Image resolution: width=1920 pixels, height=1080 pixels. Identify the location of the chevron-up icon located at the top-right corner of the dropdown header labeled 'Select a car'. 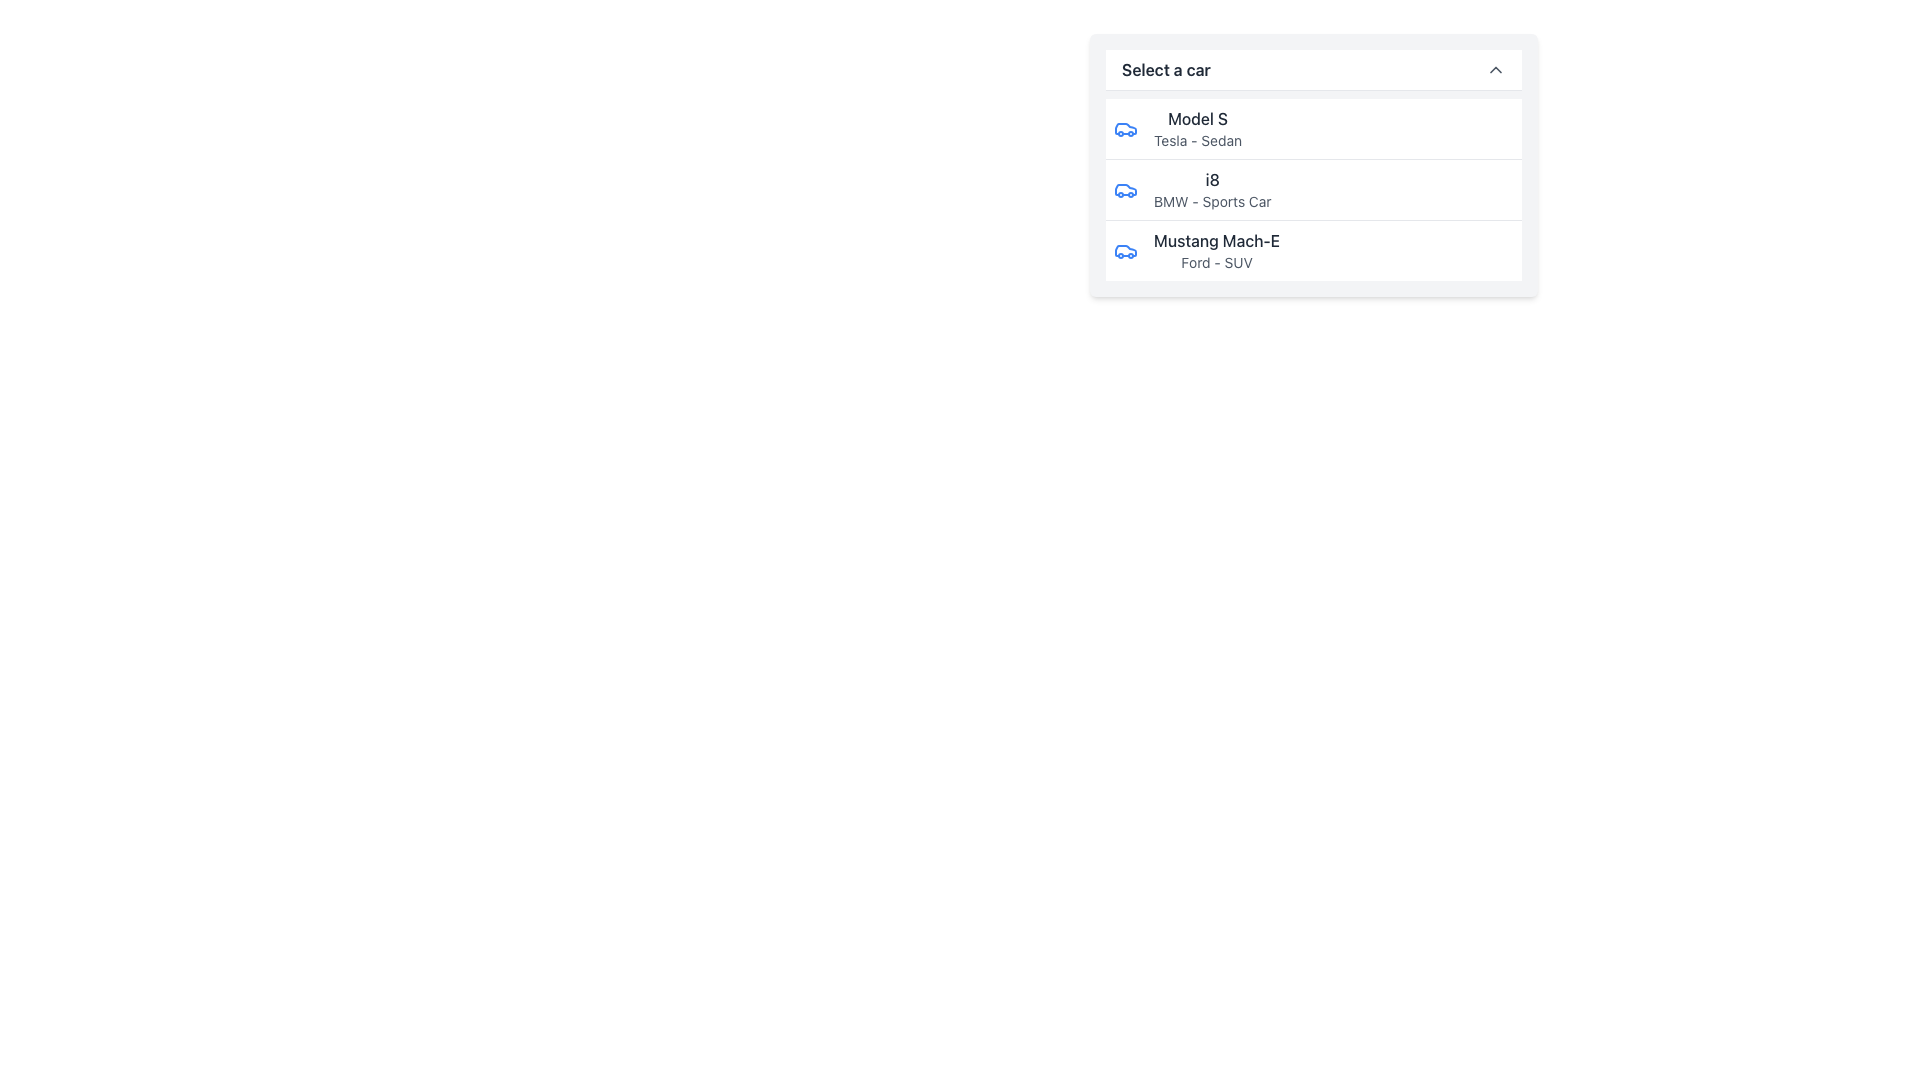
(1496, 68).